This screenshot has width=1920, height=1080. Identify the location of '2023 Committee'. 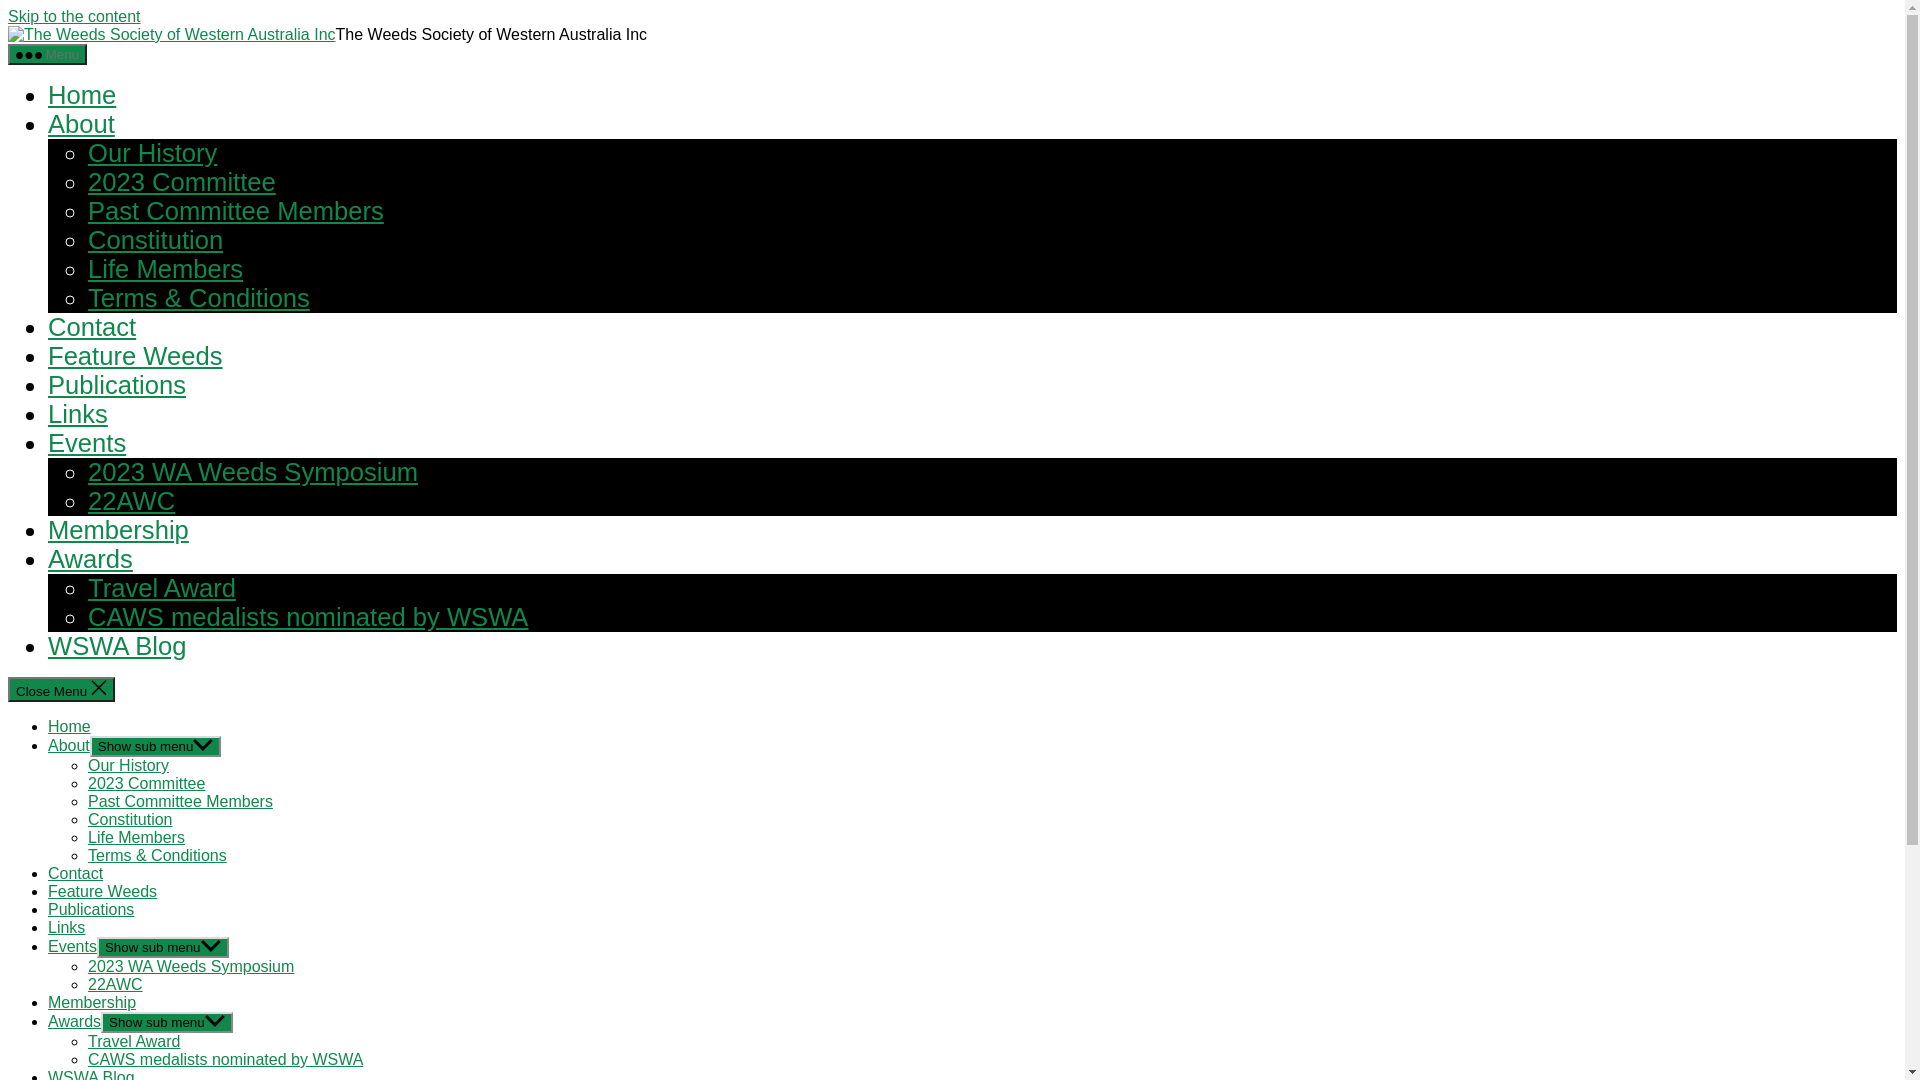
(182, 181).